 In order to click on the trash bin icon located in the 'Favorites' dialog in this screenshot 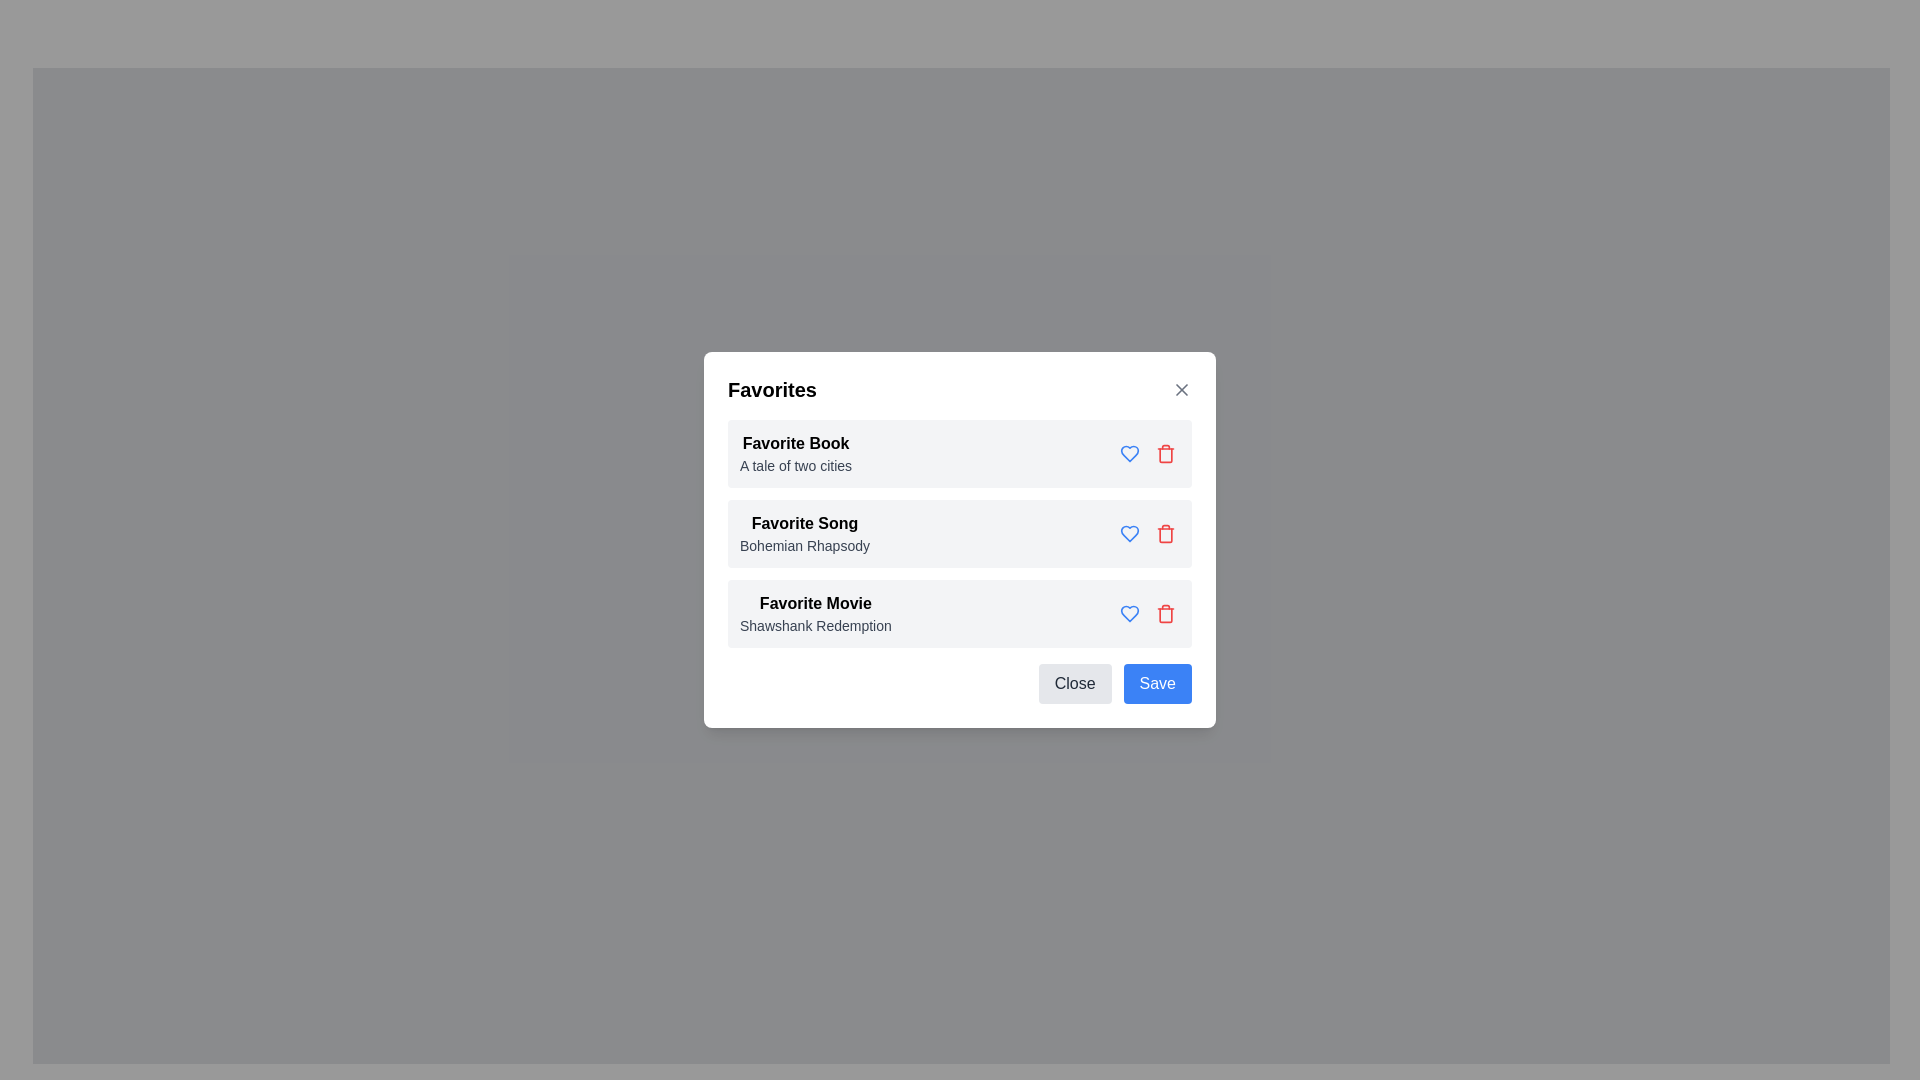, I will do `click(1166, 534)`.